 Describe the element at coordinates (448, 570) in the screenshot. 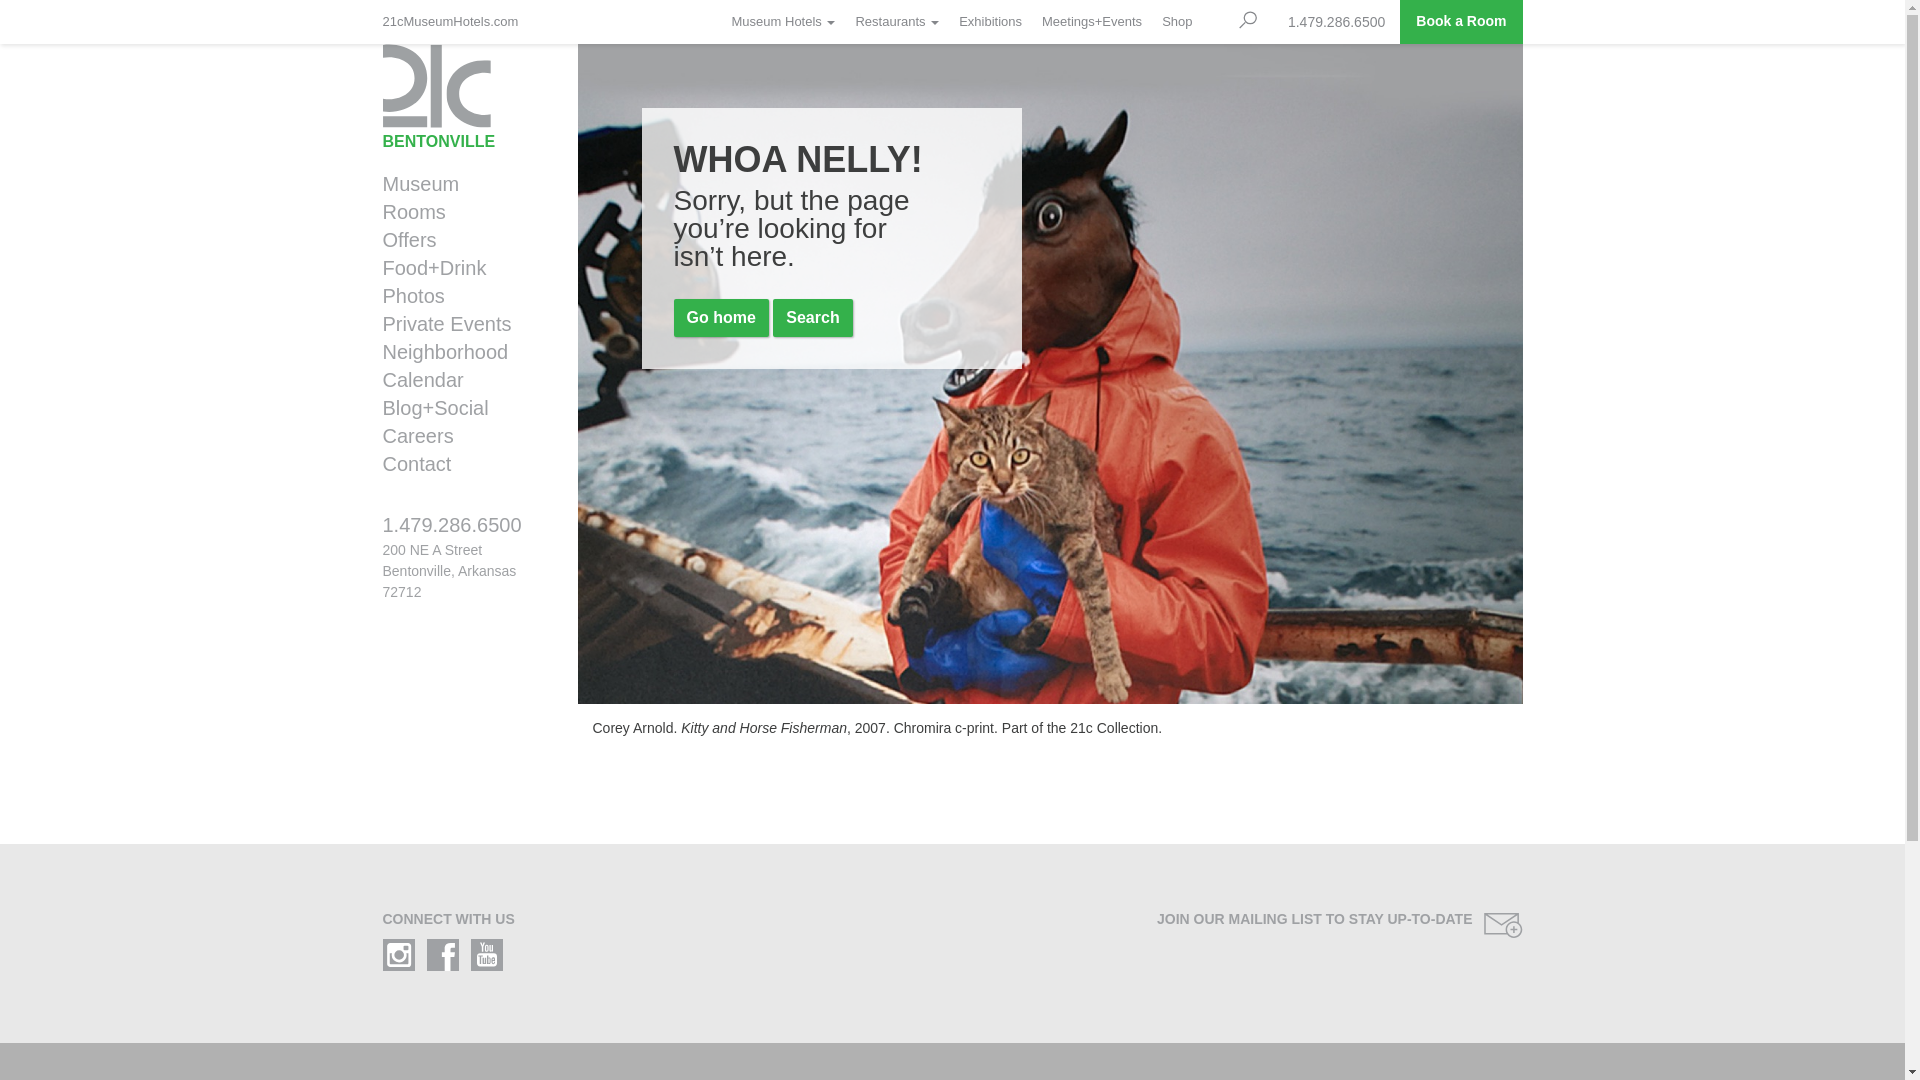

I see `'200 NE A Street` at that location.